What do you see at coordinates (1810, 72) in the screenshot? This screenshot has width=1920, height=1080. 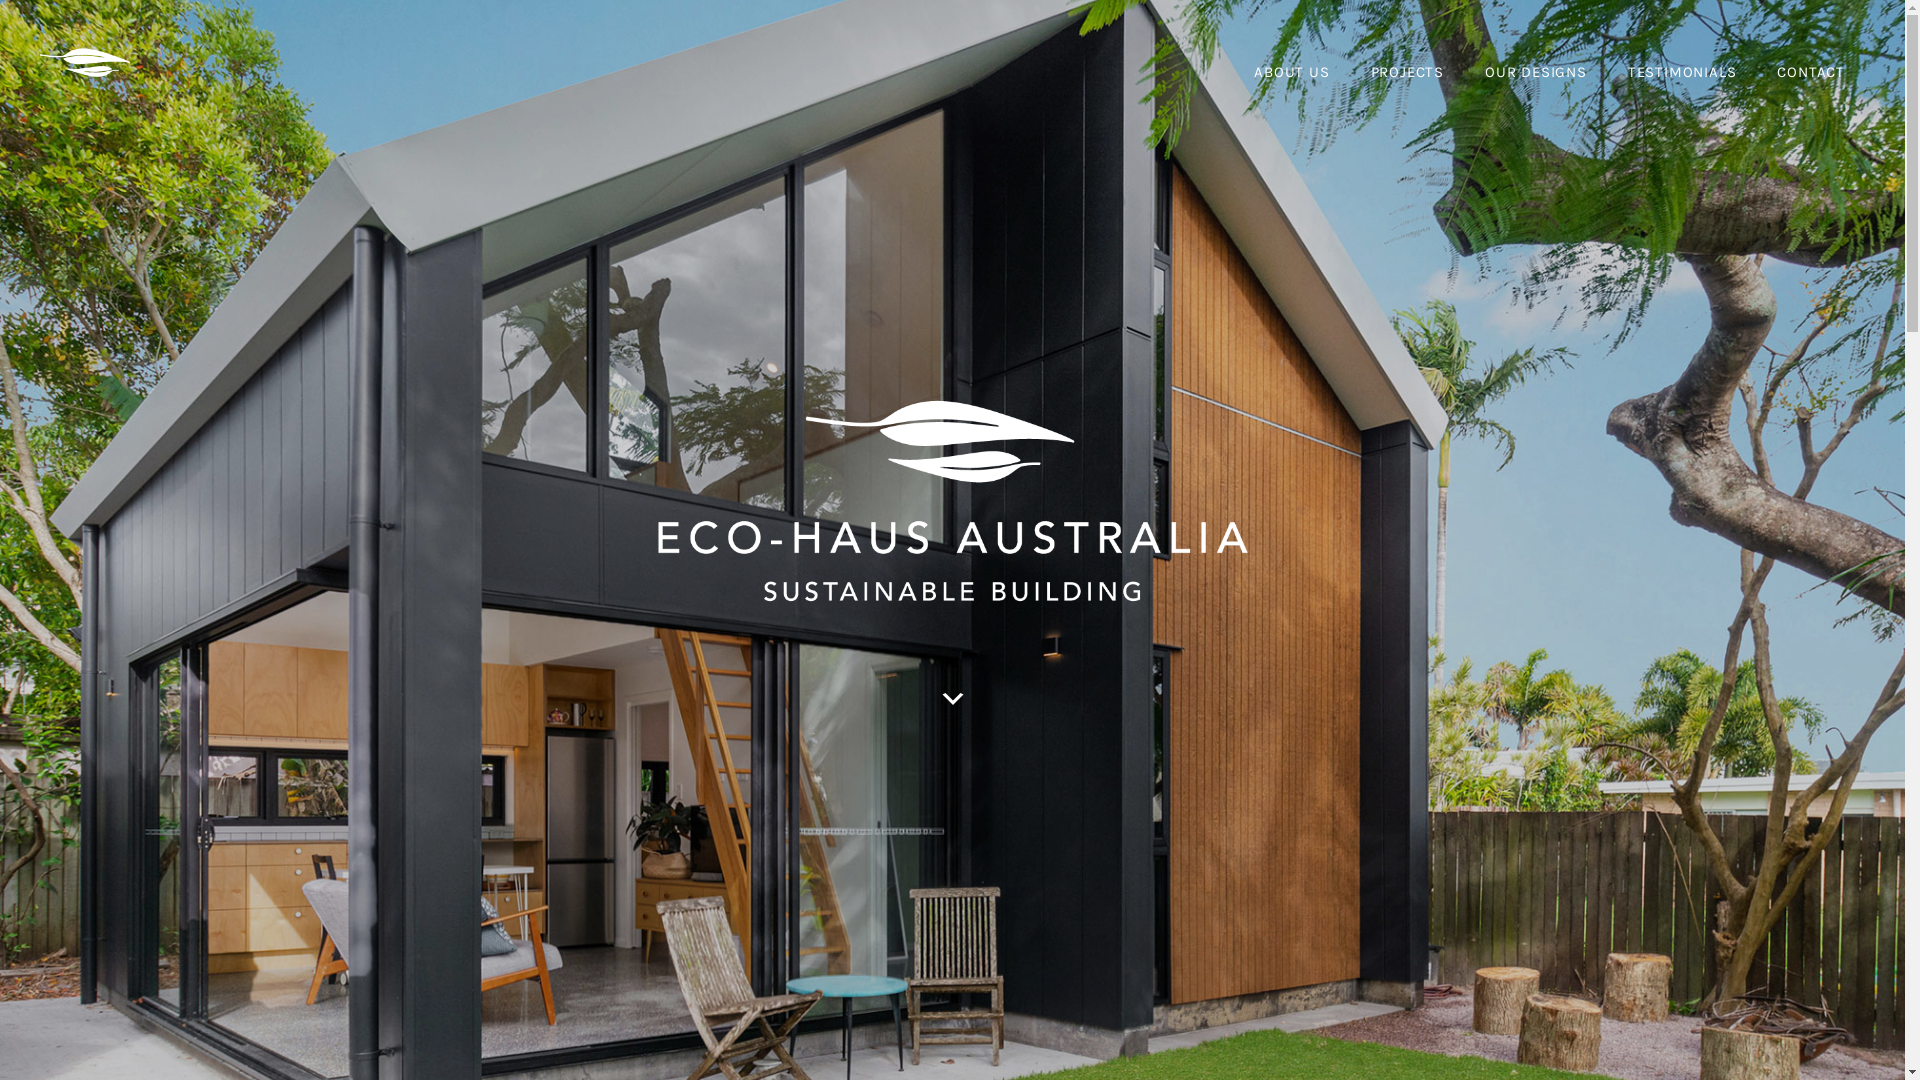 I see `'CONTACT'` at bounding box center [1810, 72].